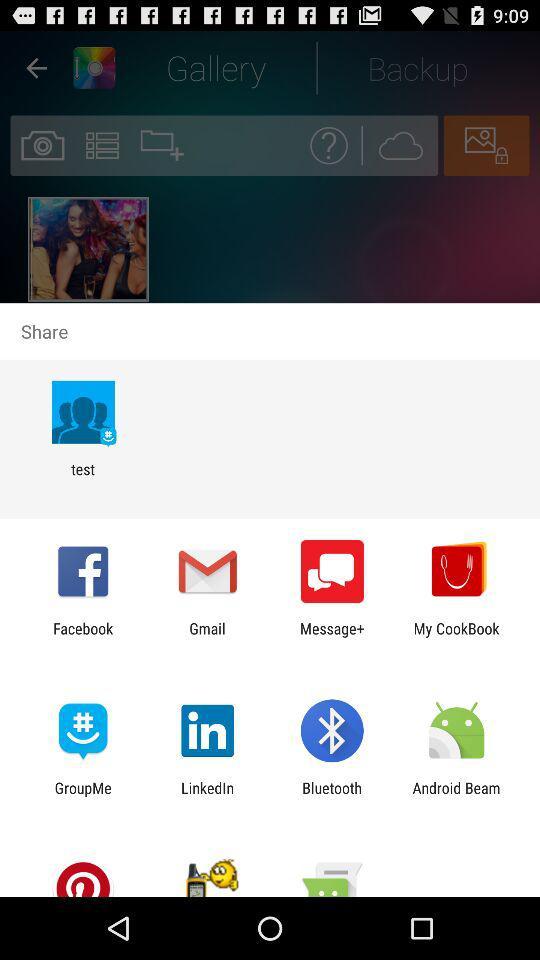  Describe the element at coordinates (206, 636) in the screenshot. I see `icon next to the message+` at that location.